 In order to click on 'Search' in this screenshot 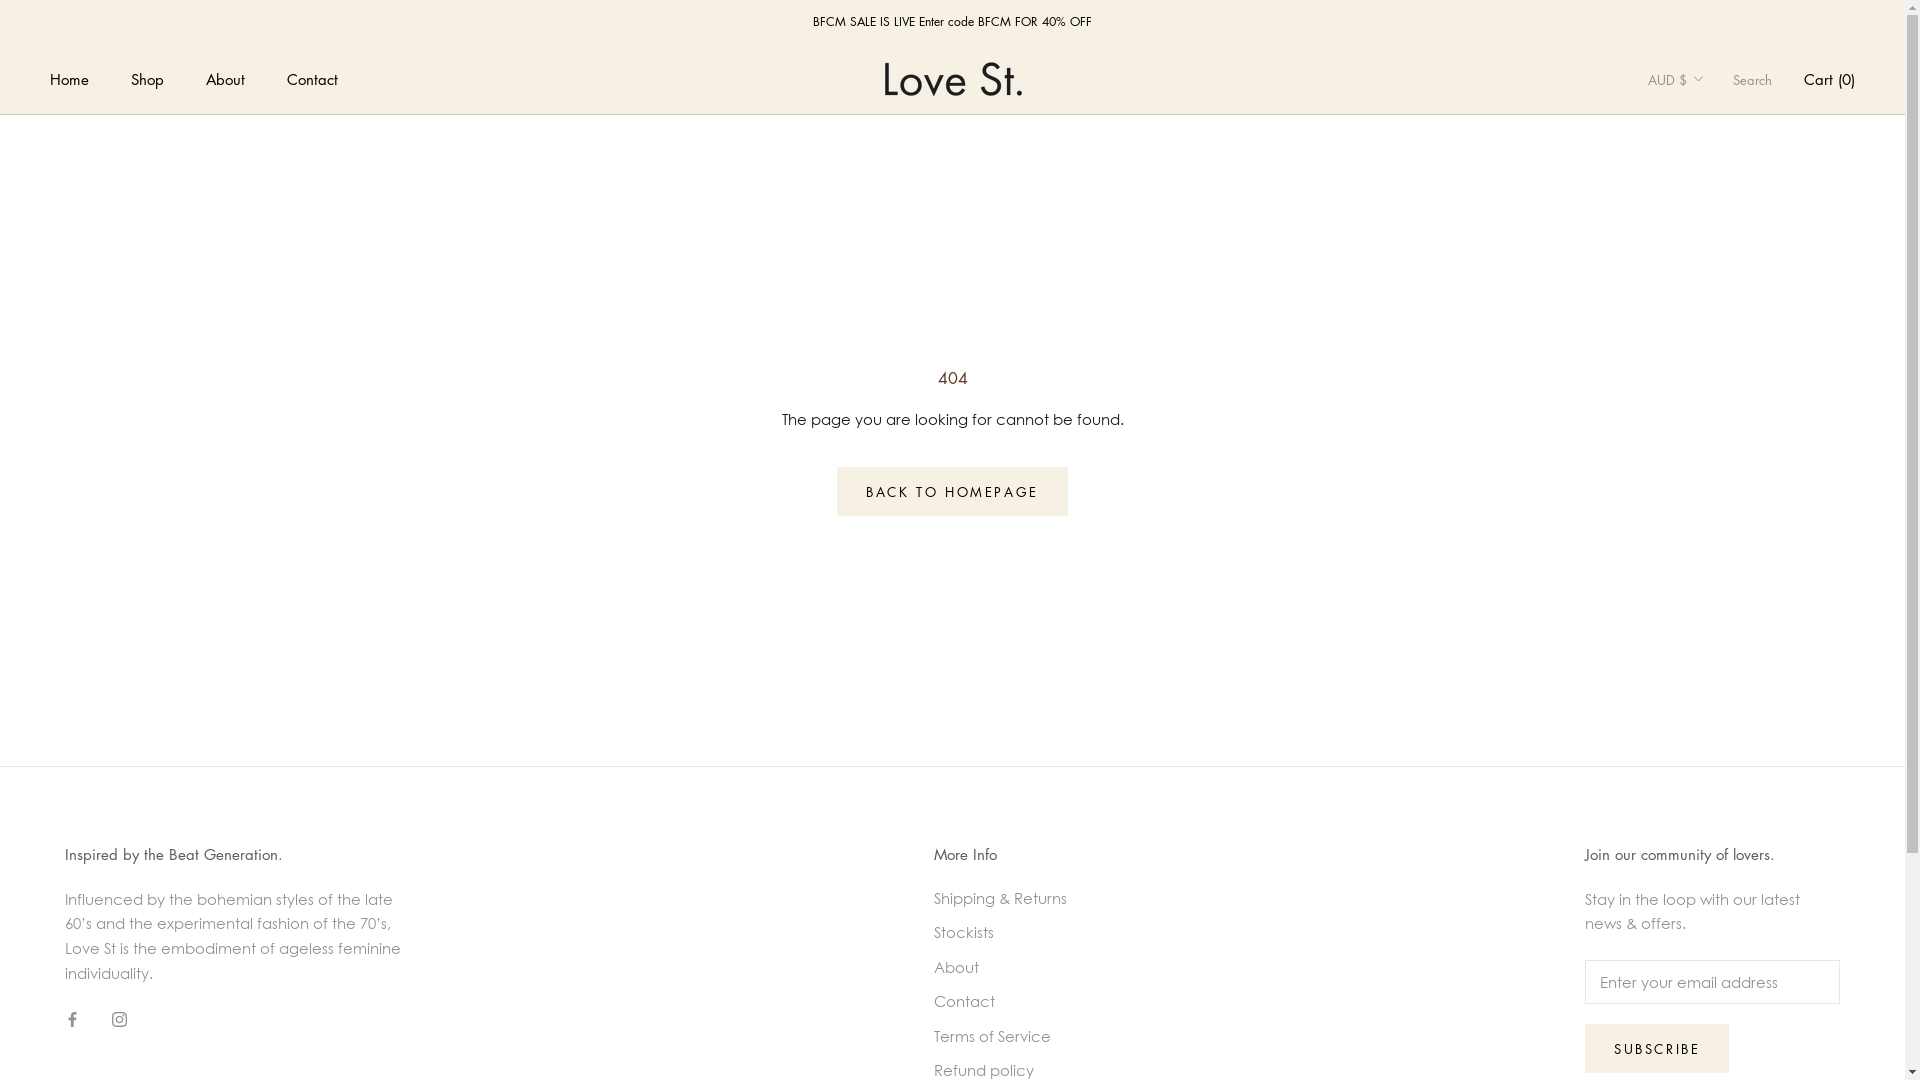, I will do `click(1751, 78)`.